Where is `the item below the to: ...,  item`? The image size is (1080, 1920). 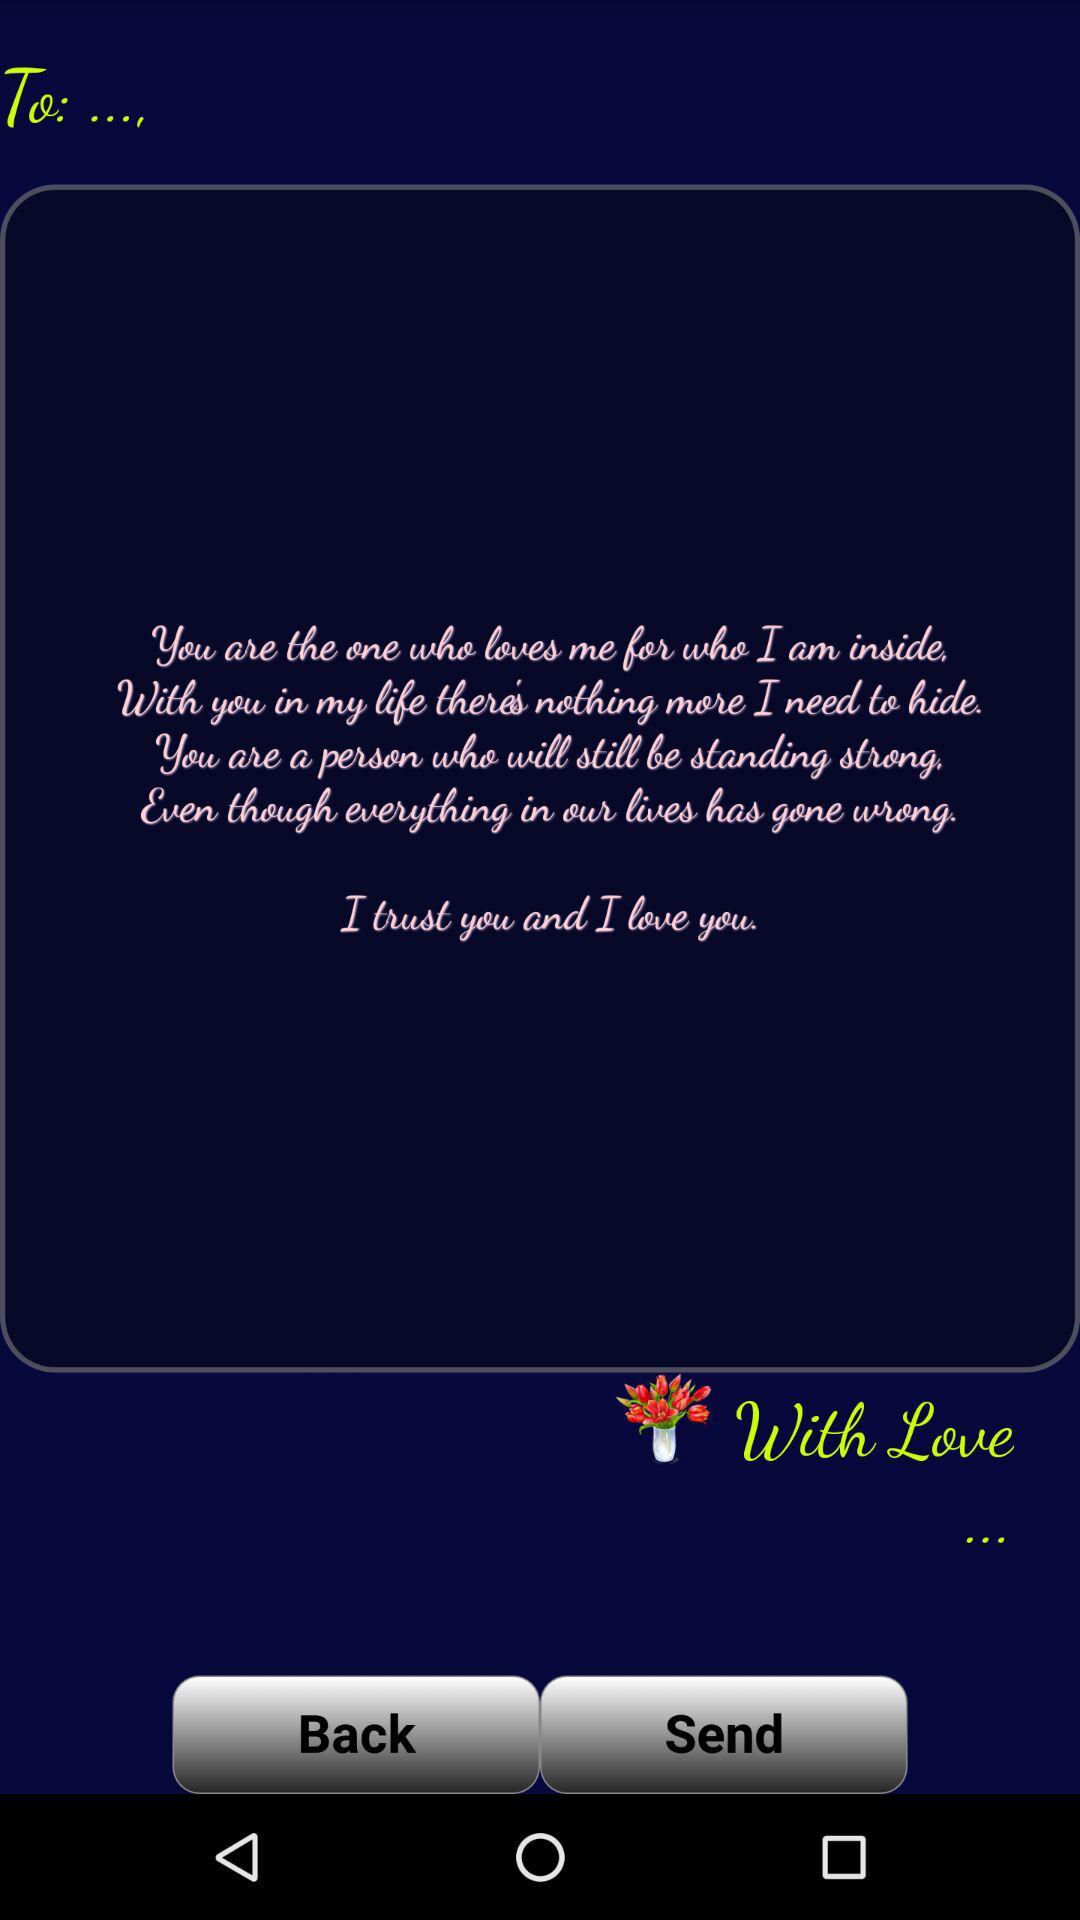 the item below the to: ...,  item is located at coordinates (540, 777).